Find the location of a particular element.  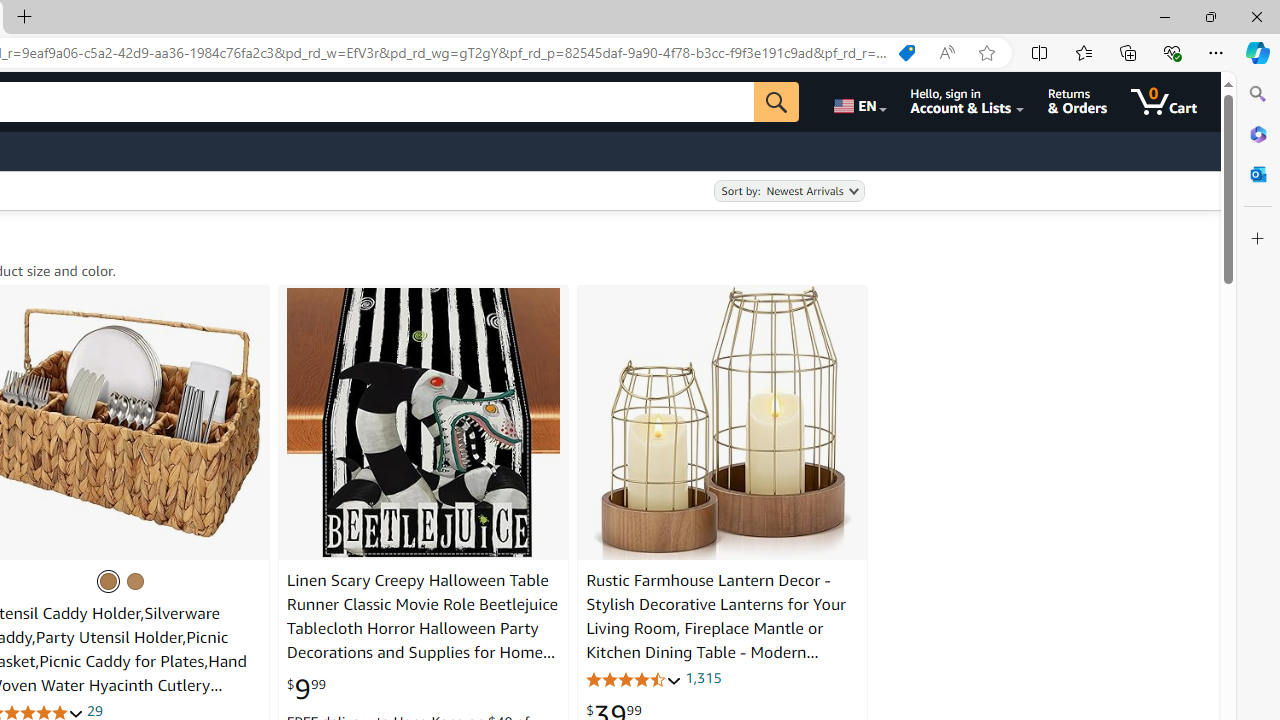

'Returns & Orders' is located at coordinates (1076, 101).